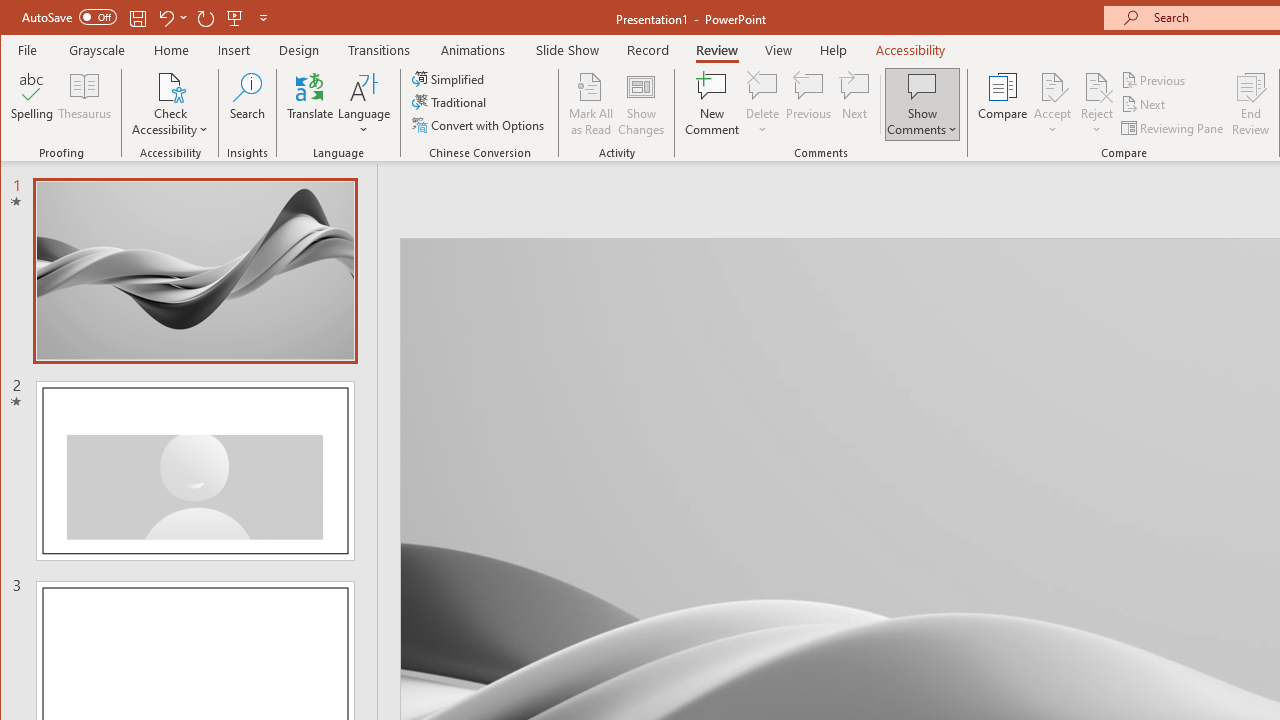 The height and width of the screenshot is (720, 1280). What do you see at coordinates (480, 125) in the screenshot?
I see `'Convert with Options...'` at bounding box center [480, 125].